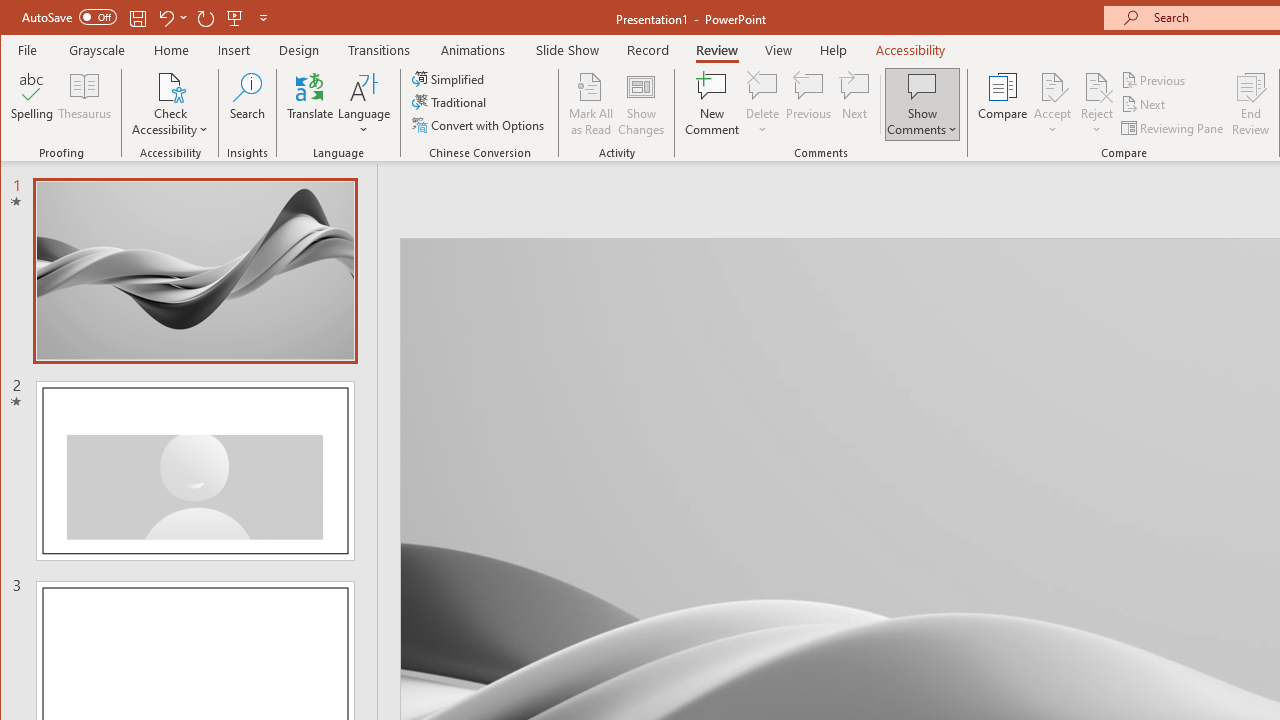 The height and width of the screenshot is (720, 1280). What do you see at coordinates (480, 125) in the screenshot?
I see `'Convert with Options...'` at bounding box center [480, 125].